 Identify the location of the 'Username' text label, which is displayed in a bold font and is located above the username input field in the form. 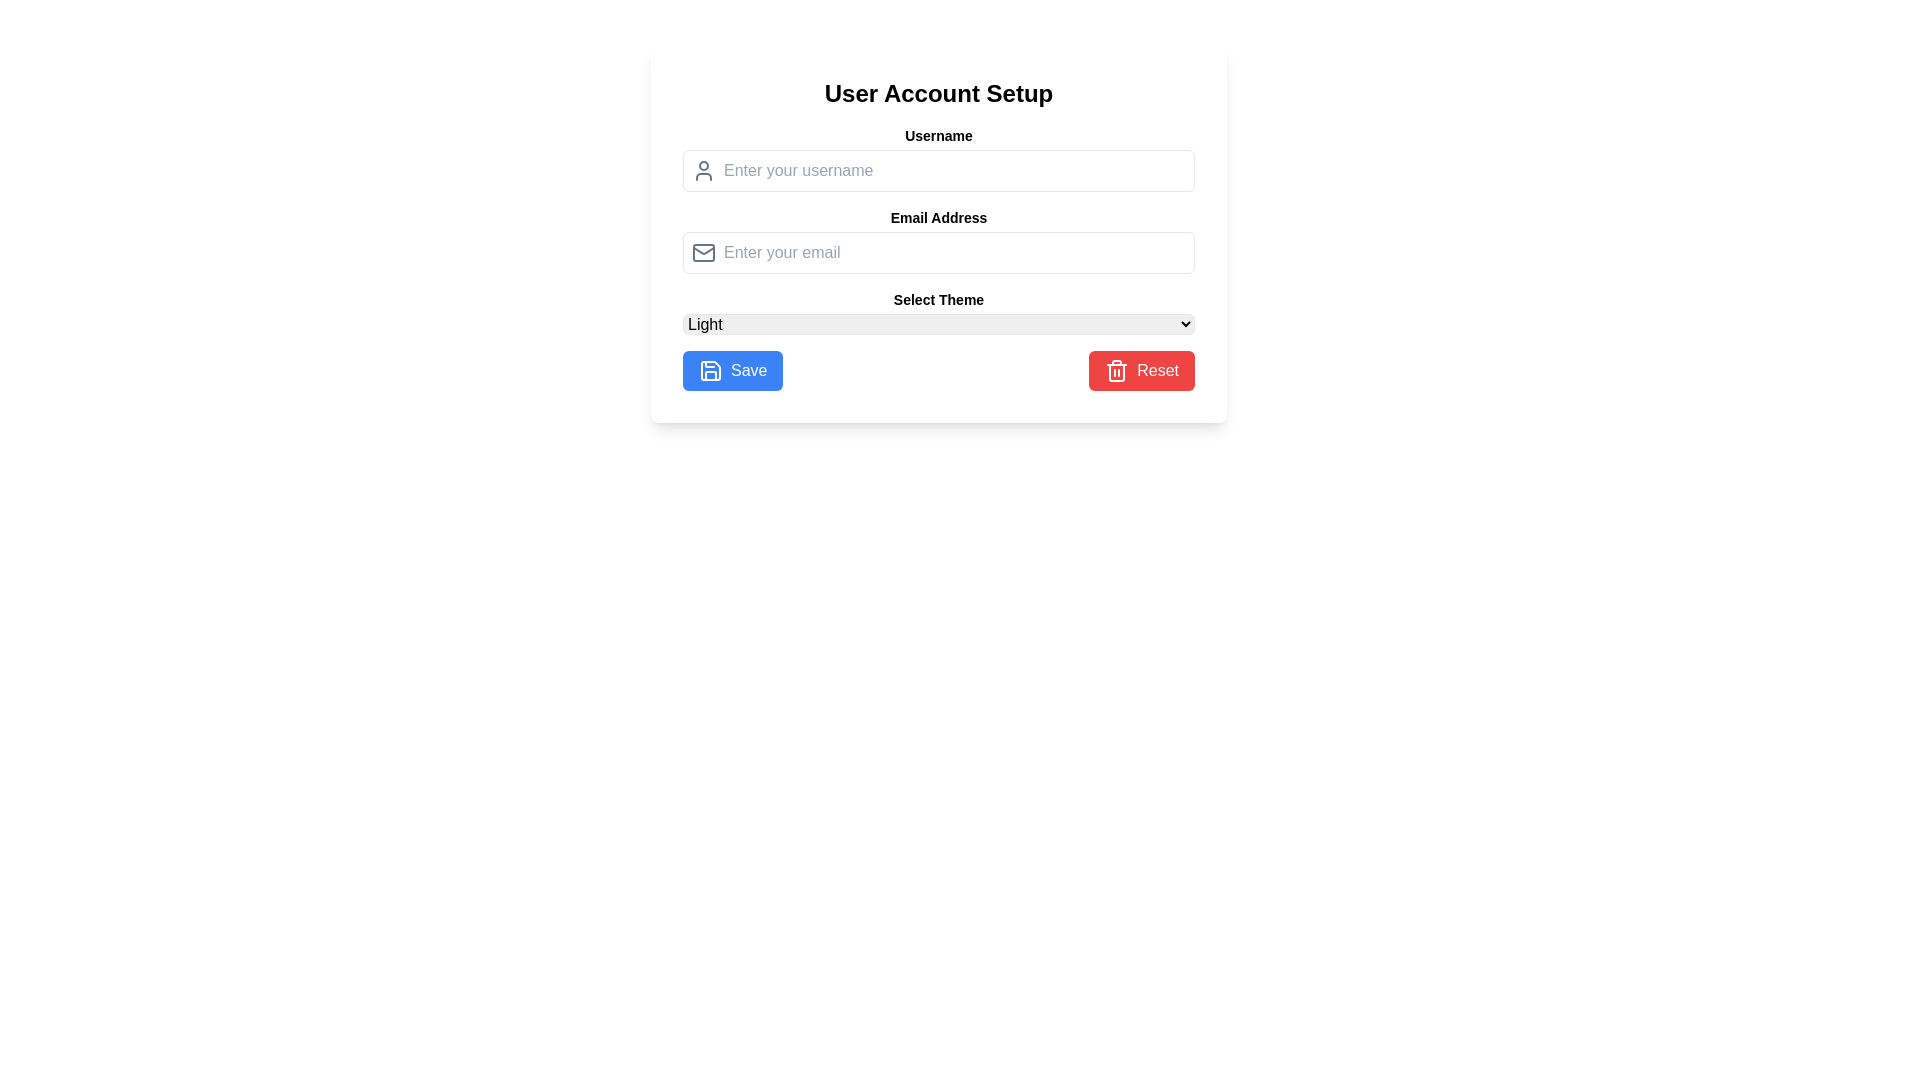
(938, 135).